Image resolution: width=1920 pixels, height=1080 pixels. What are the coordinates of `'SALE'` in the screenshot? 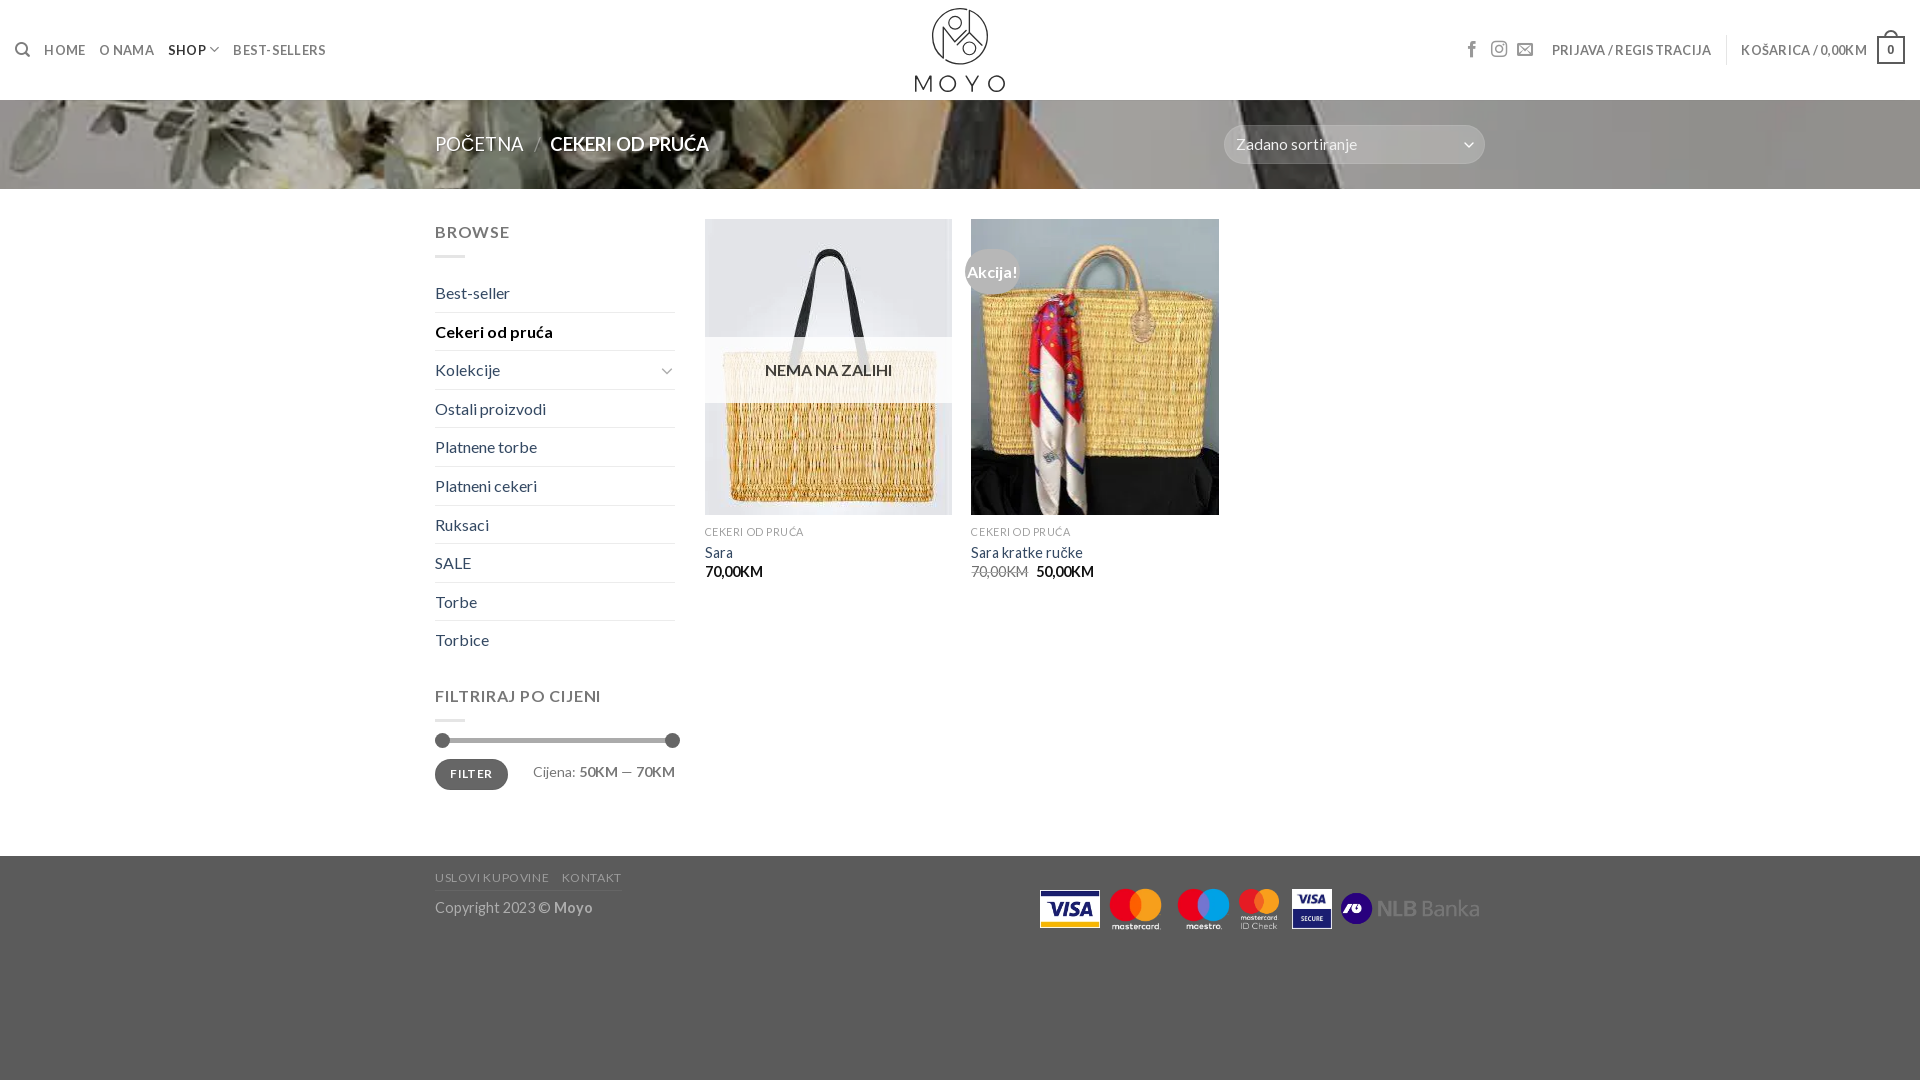 It's located at (555, 563).